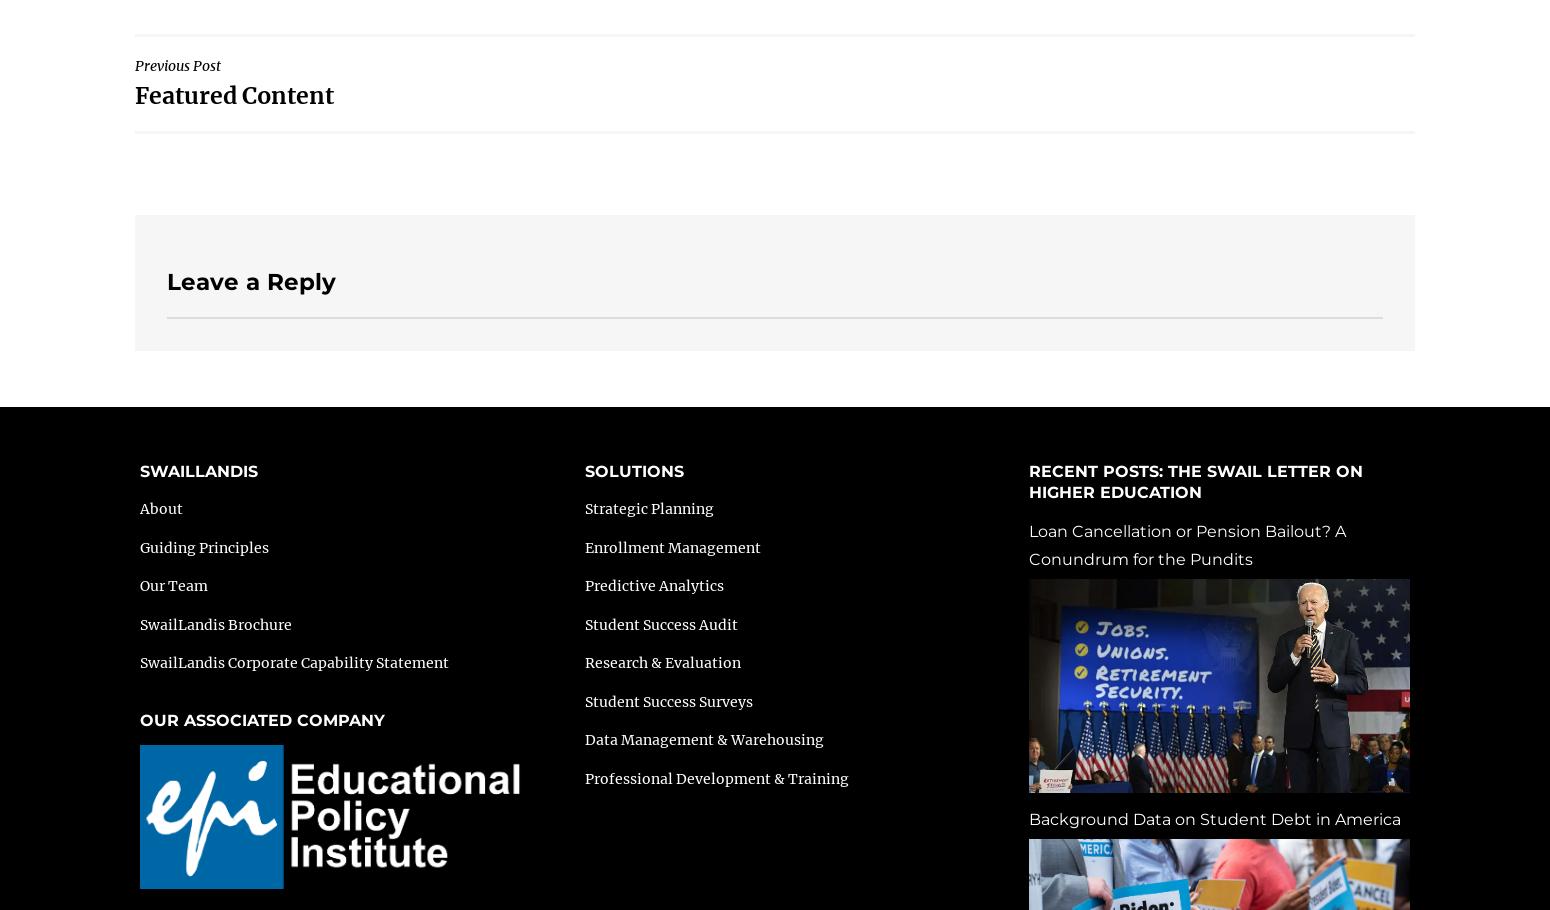 Image resolution: width=1550 pixels, height=910 pixels. Describe the element at coordinates (294, 662) in the screenshot. I see `'SwailLandis Corporate Capability Statement'` at that location.